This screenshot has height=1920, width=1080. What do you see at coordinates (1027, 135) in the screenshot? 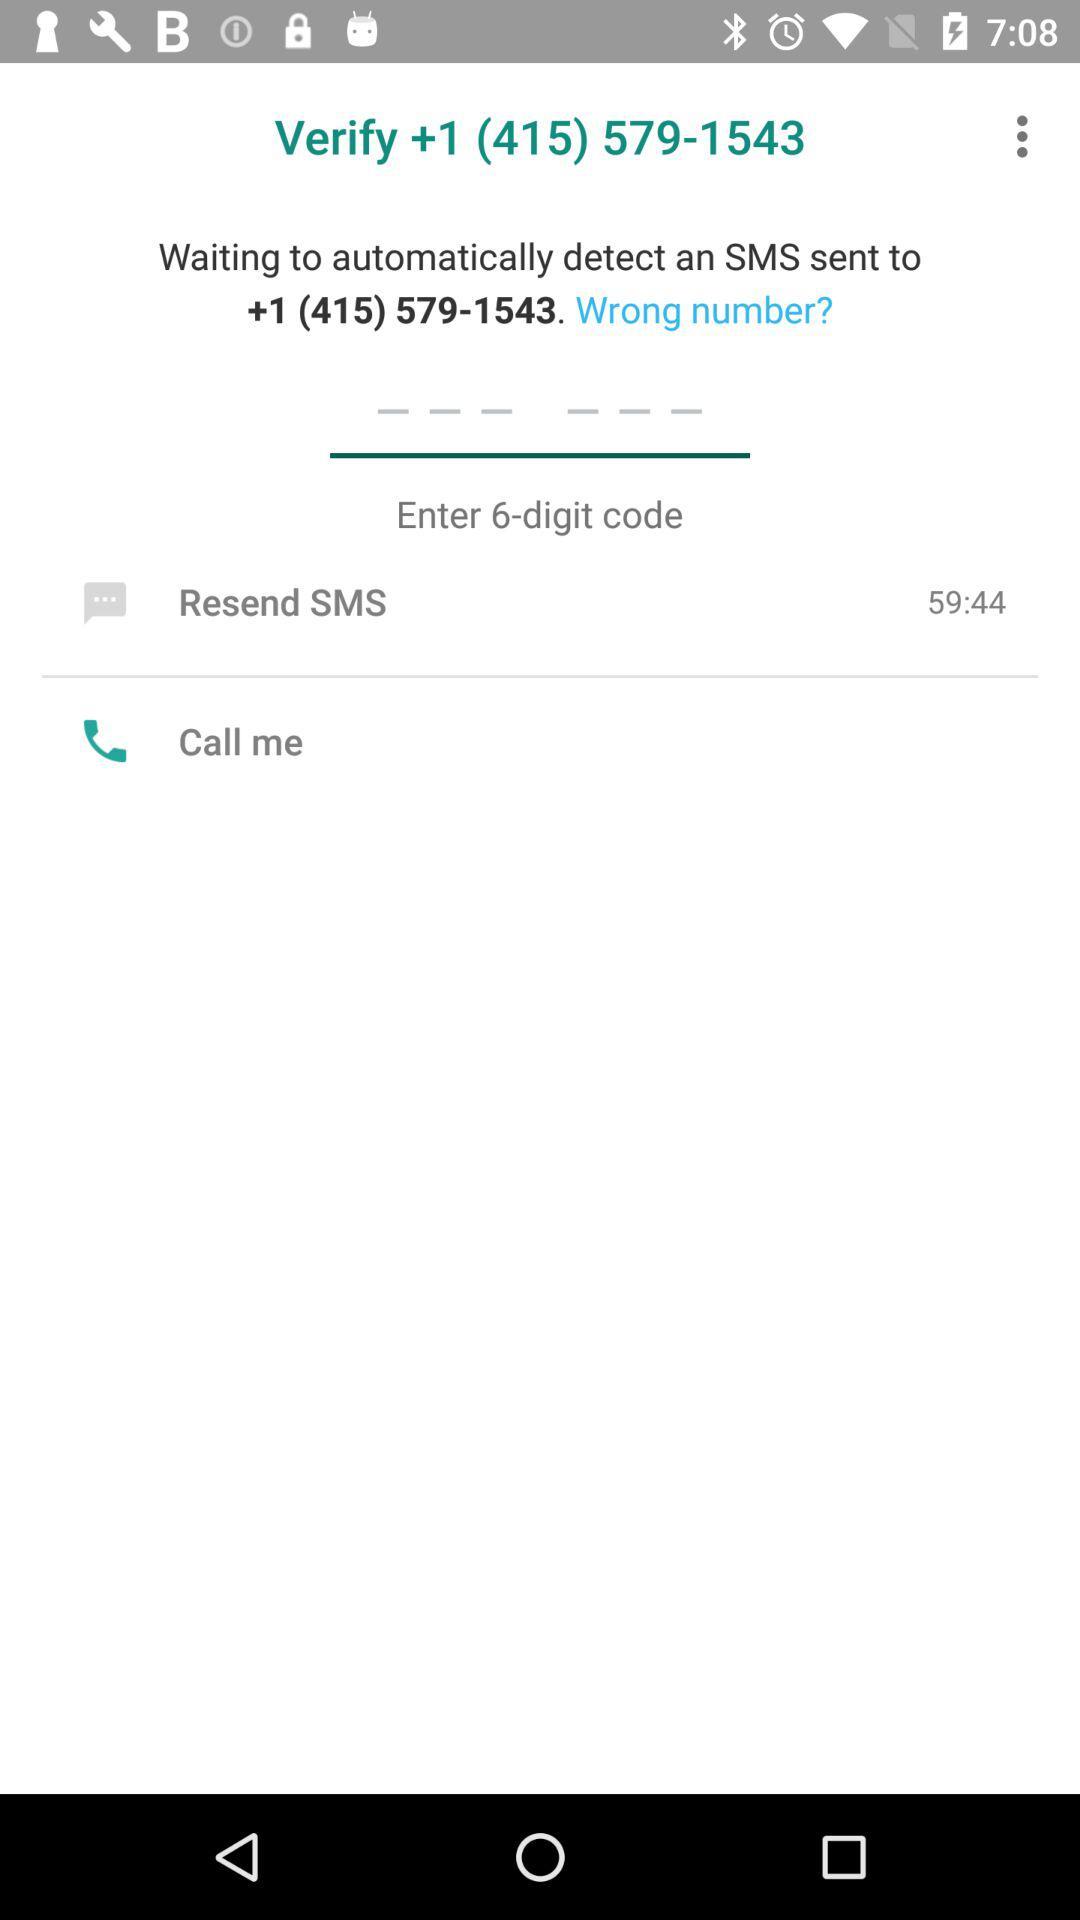
I see `item at the top right corner` at bounding box center [1027, 135].